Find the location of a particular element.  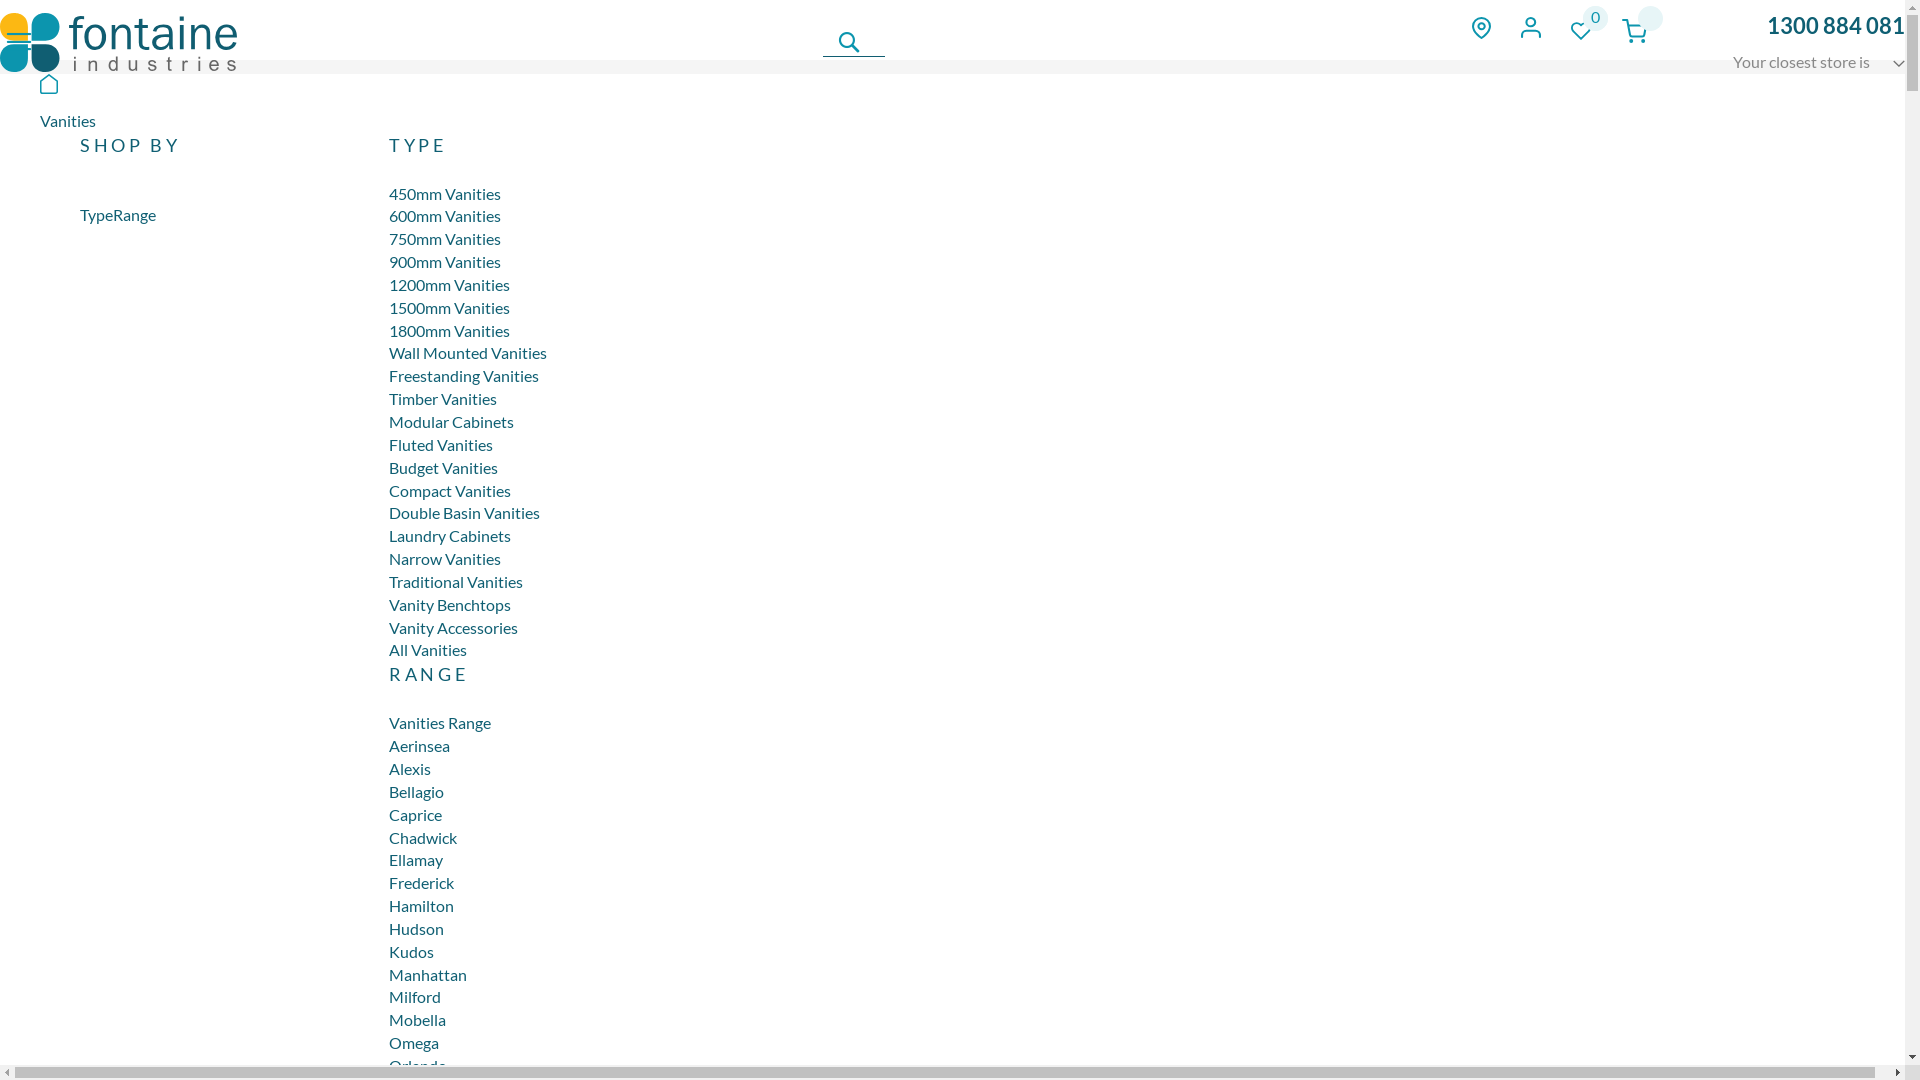

'Wall Mounted Vanities' is located at coordinates (467, 351).